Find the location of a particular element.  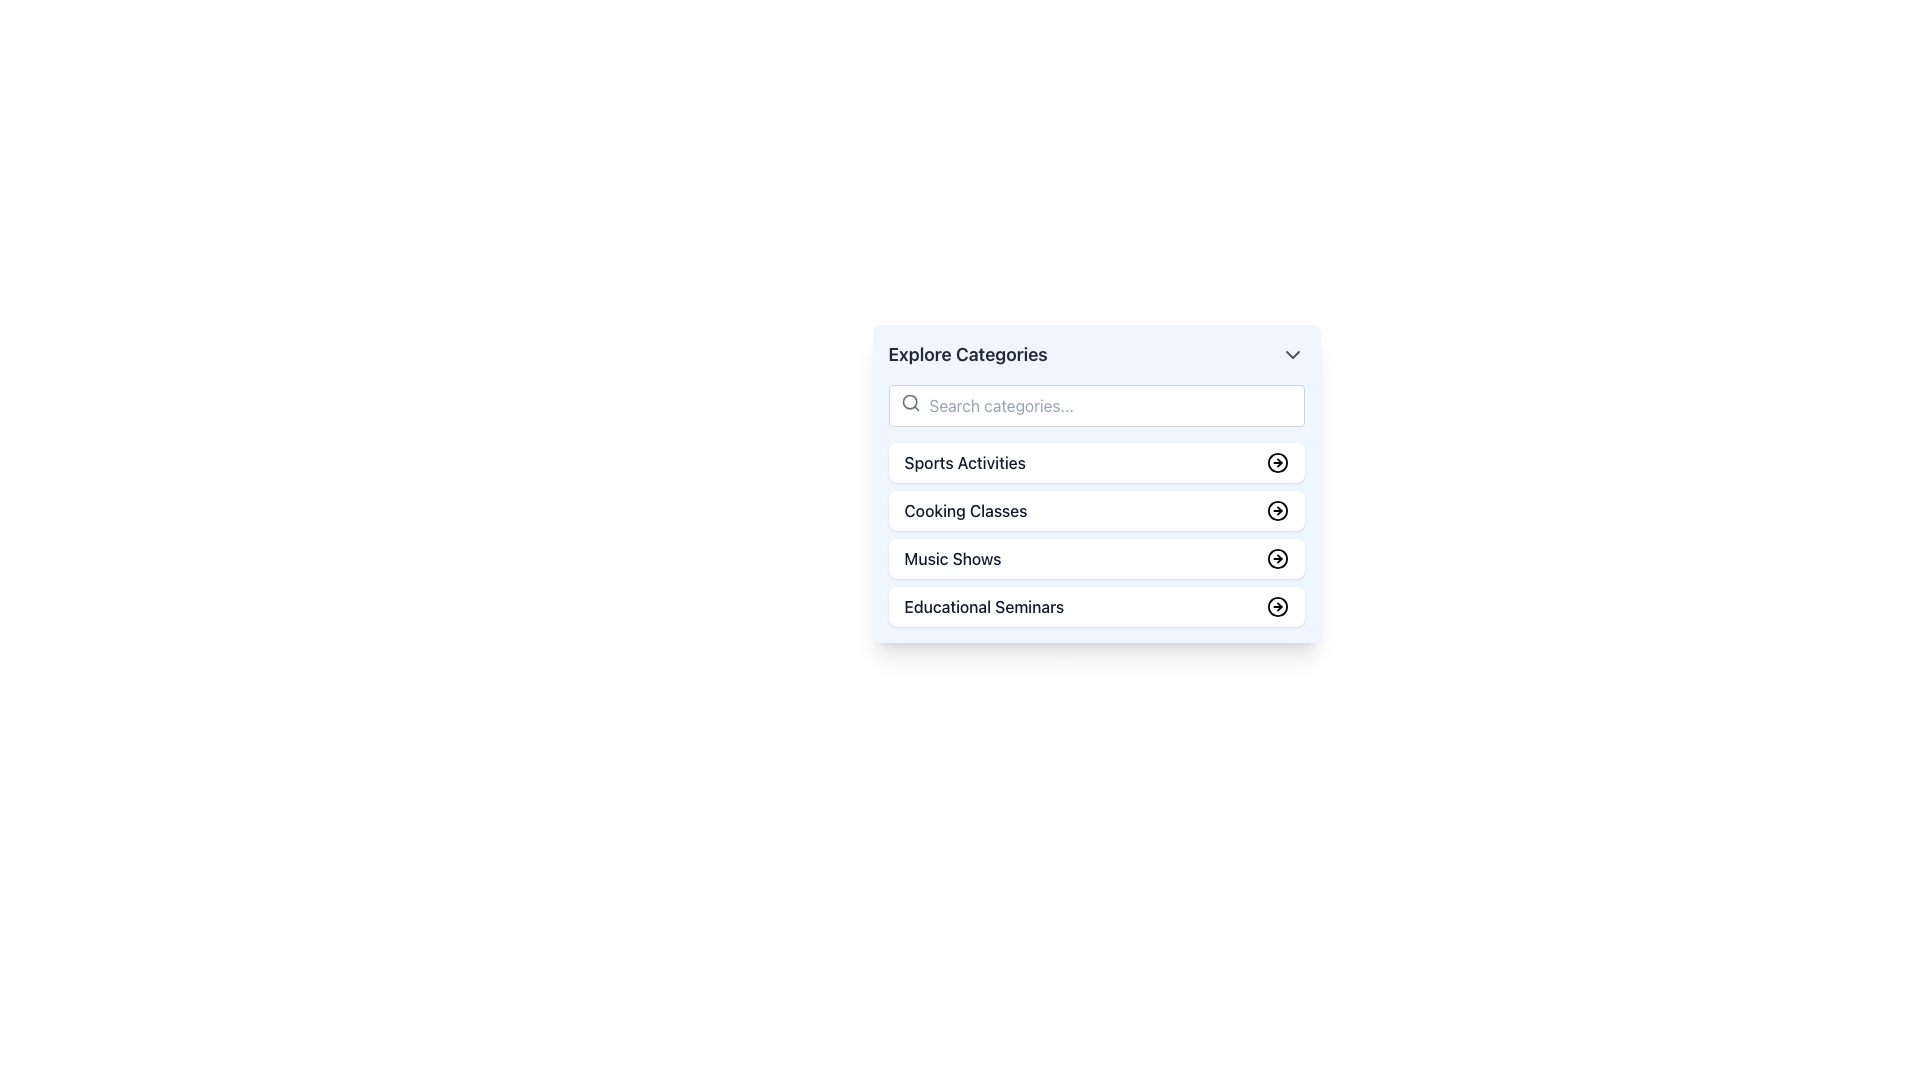

the Dropdown toggle icon located at the top-right corner of the 'Explore Categories' section is located at coordinates (1292, 353).